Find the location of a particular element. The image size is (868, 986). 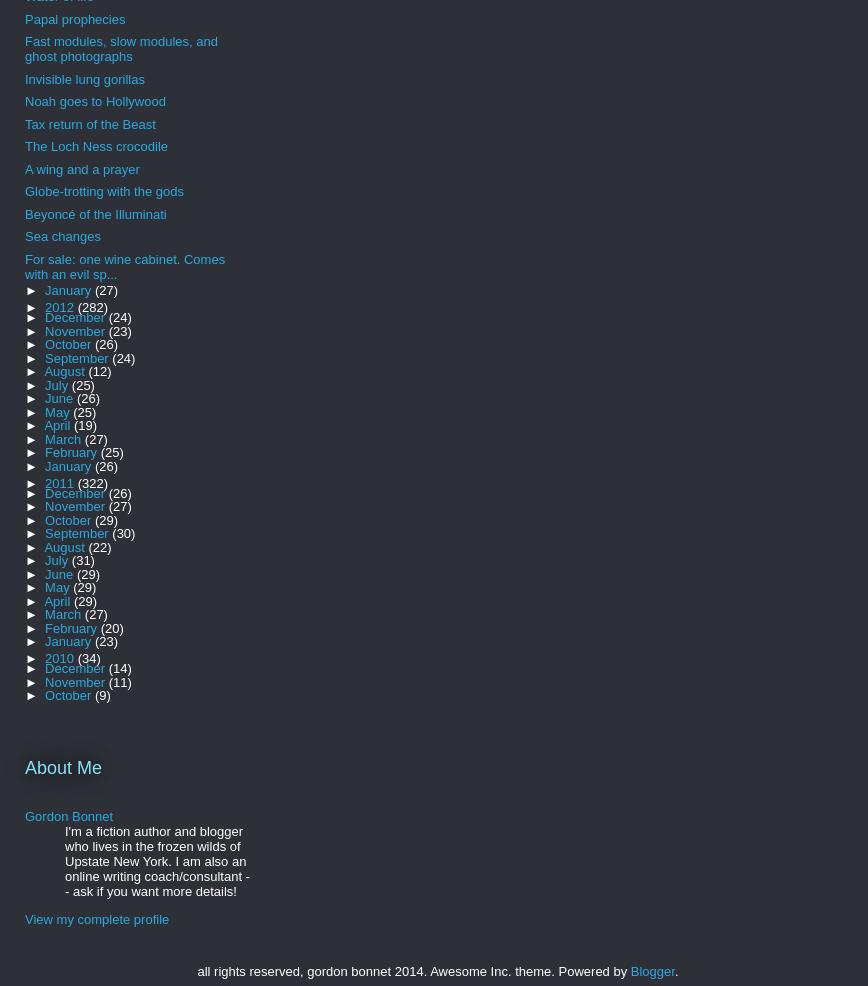

'(12)' is located at coordinates (99, 370).